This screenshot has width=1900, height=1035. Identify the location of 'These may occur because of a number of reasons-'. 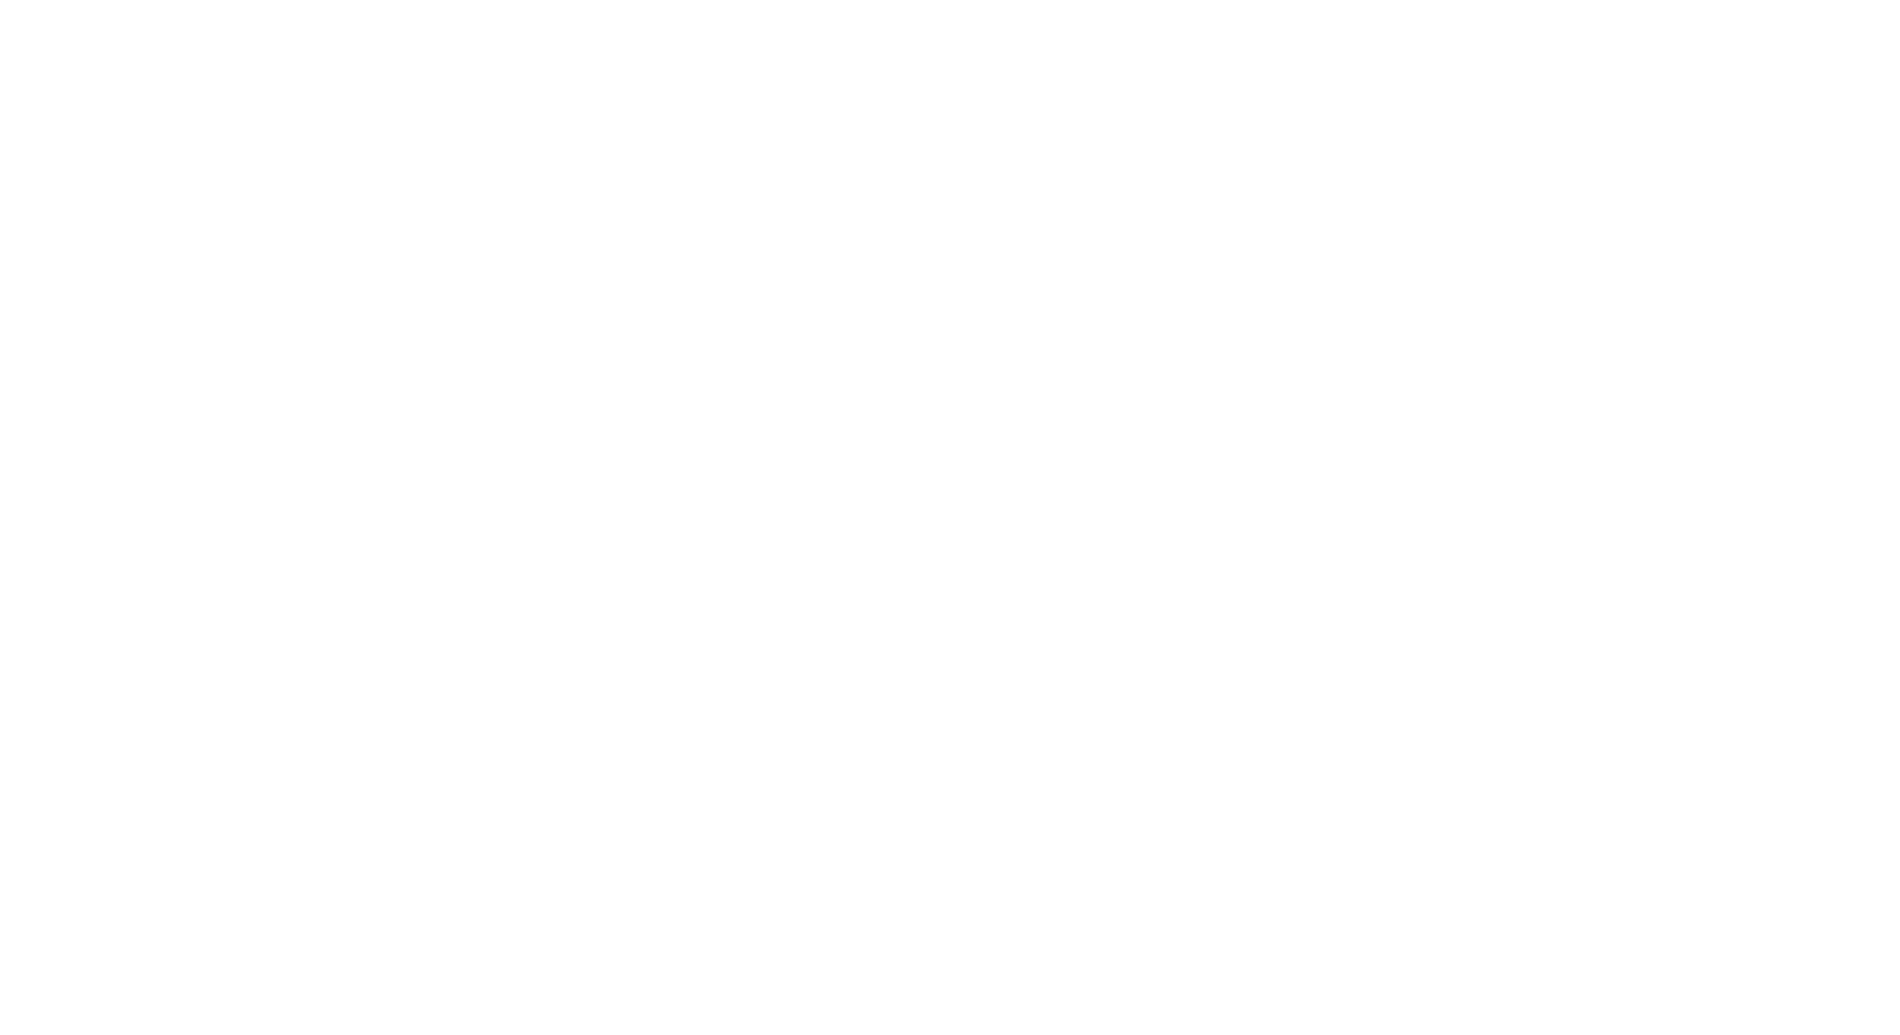
(580, 329).